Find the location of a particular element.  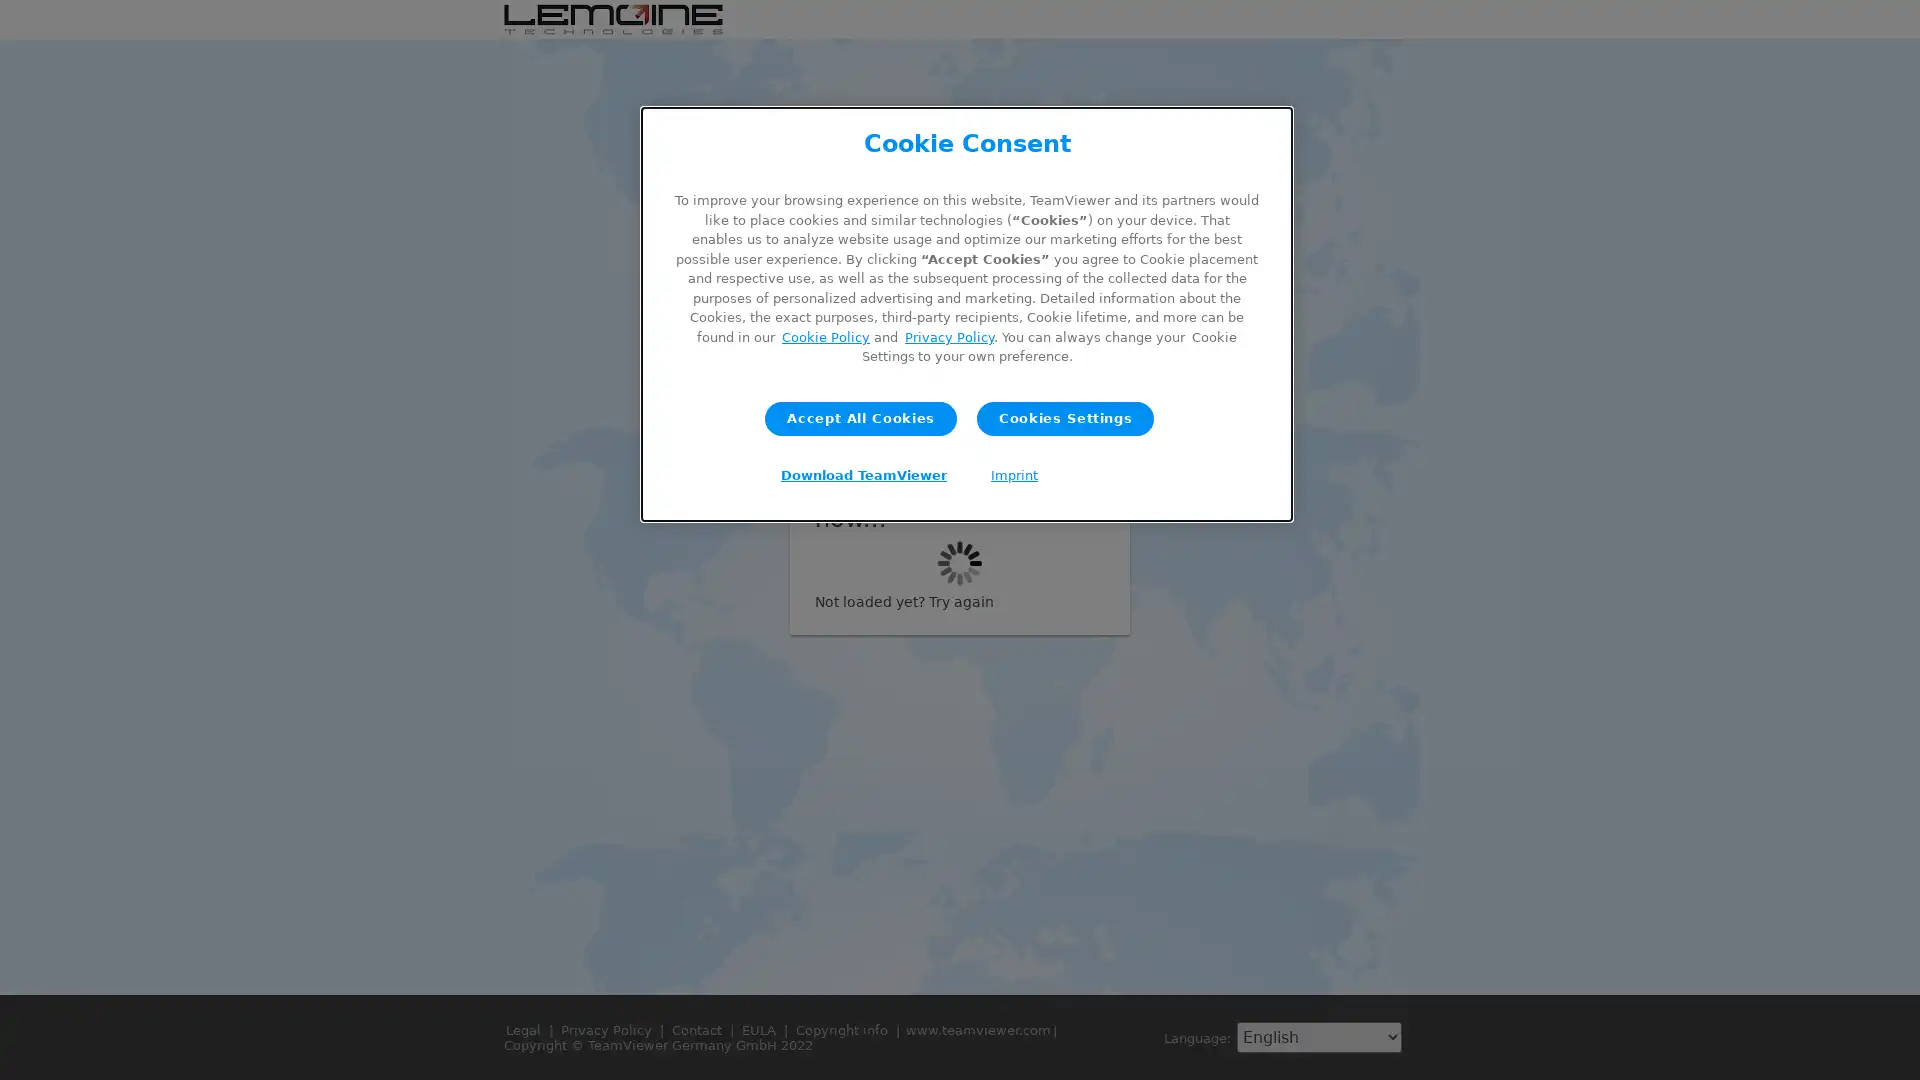

Cookies Settings is located at coordinates (1064, 416).